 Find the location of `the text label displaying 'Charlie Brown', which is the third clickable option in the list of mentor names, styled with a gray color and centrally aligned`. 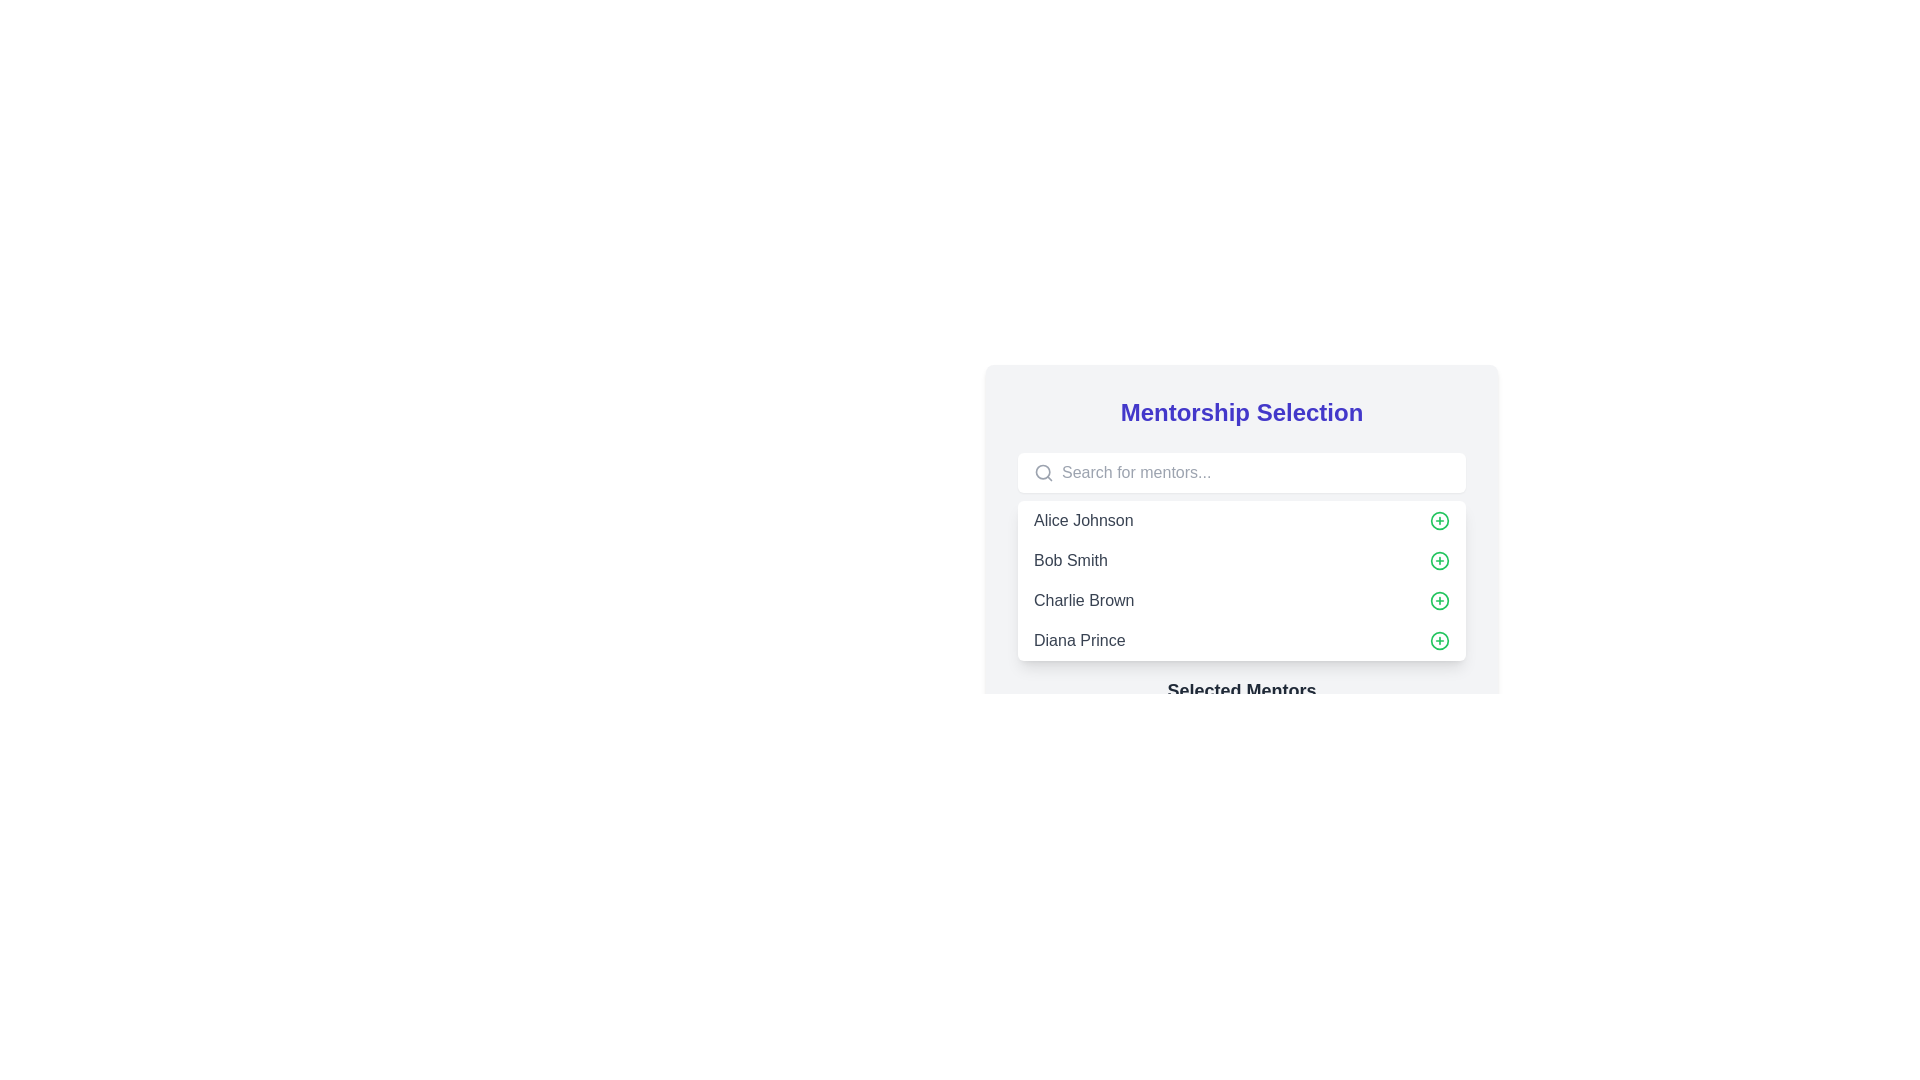

the text label displaying 'Charlie Brown', which is the third clickable option in the list of mentor names, styled with a gray color and centrally aligned is located at coordinates (1083, 600).